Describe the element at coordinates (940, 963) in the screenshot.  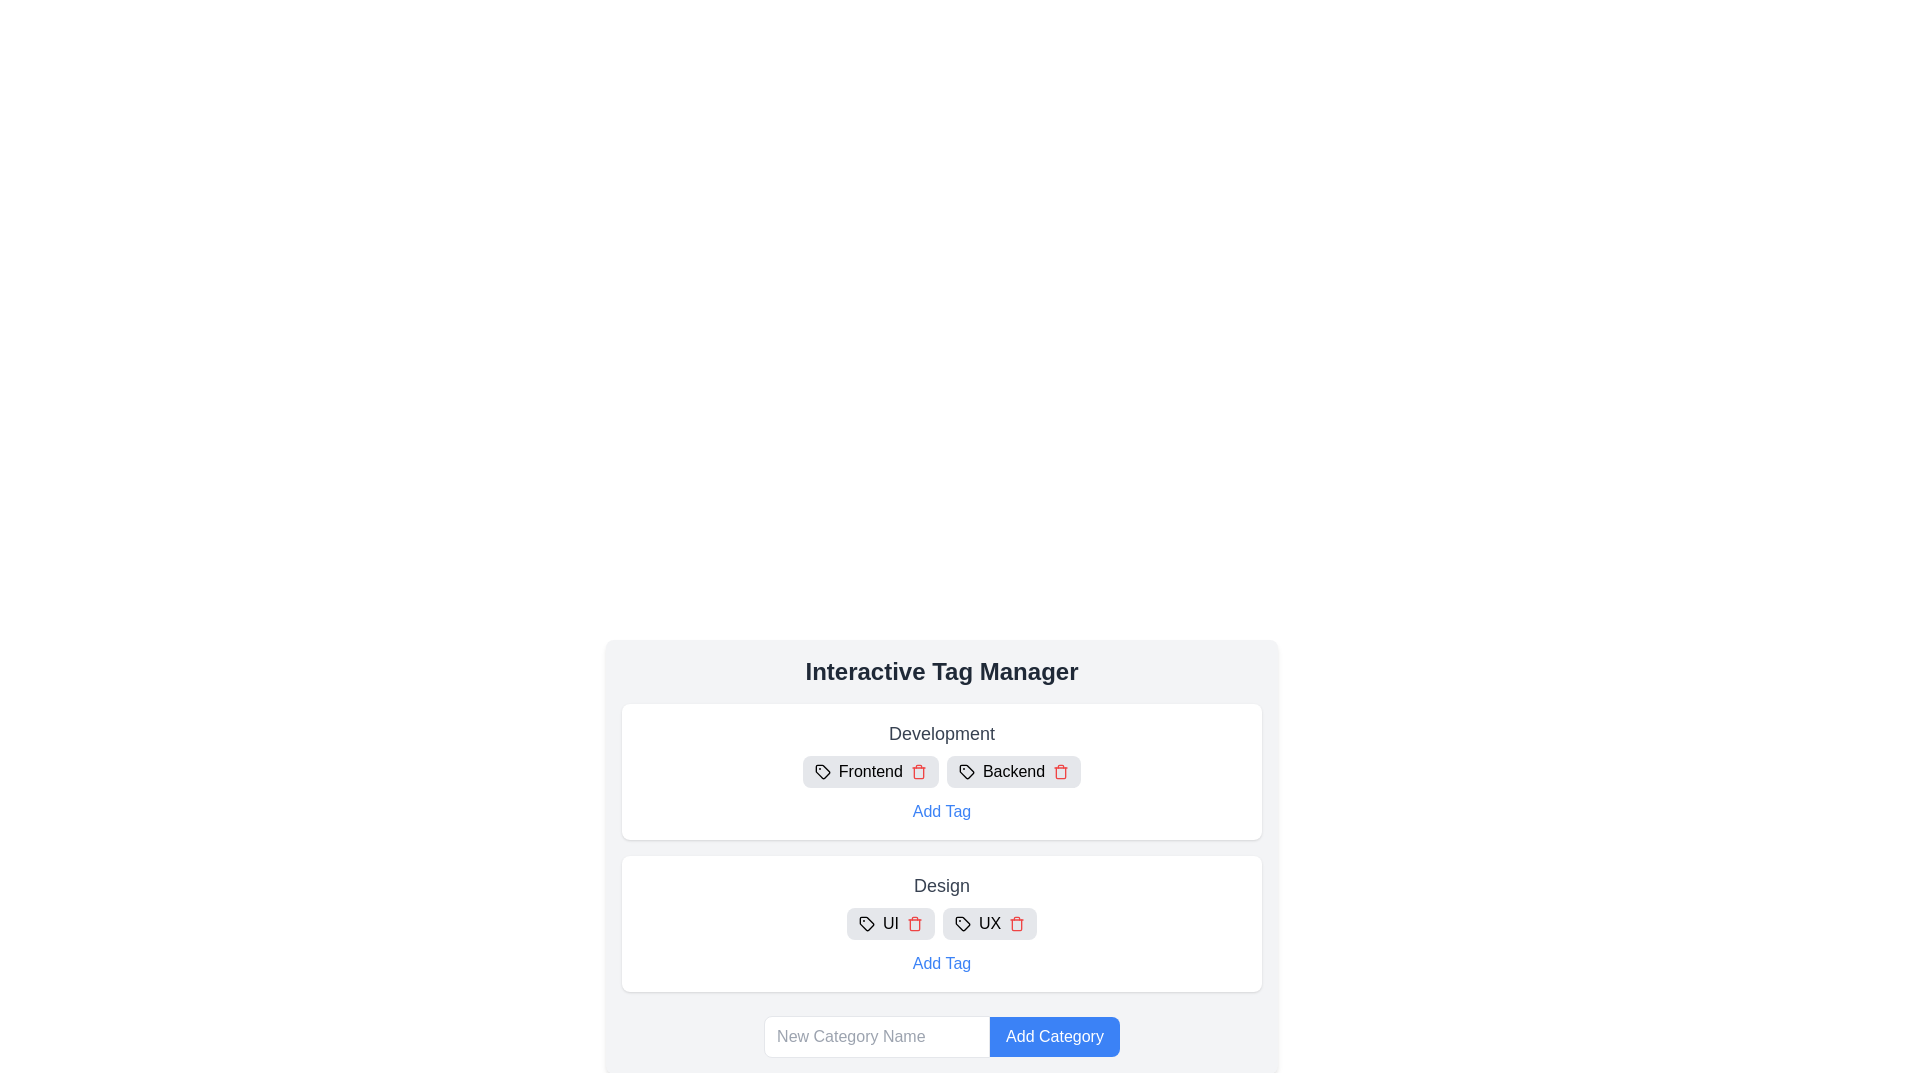
I see `the interactive link` at that location.